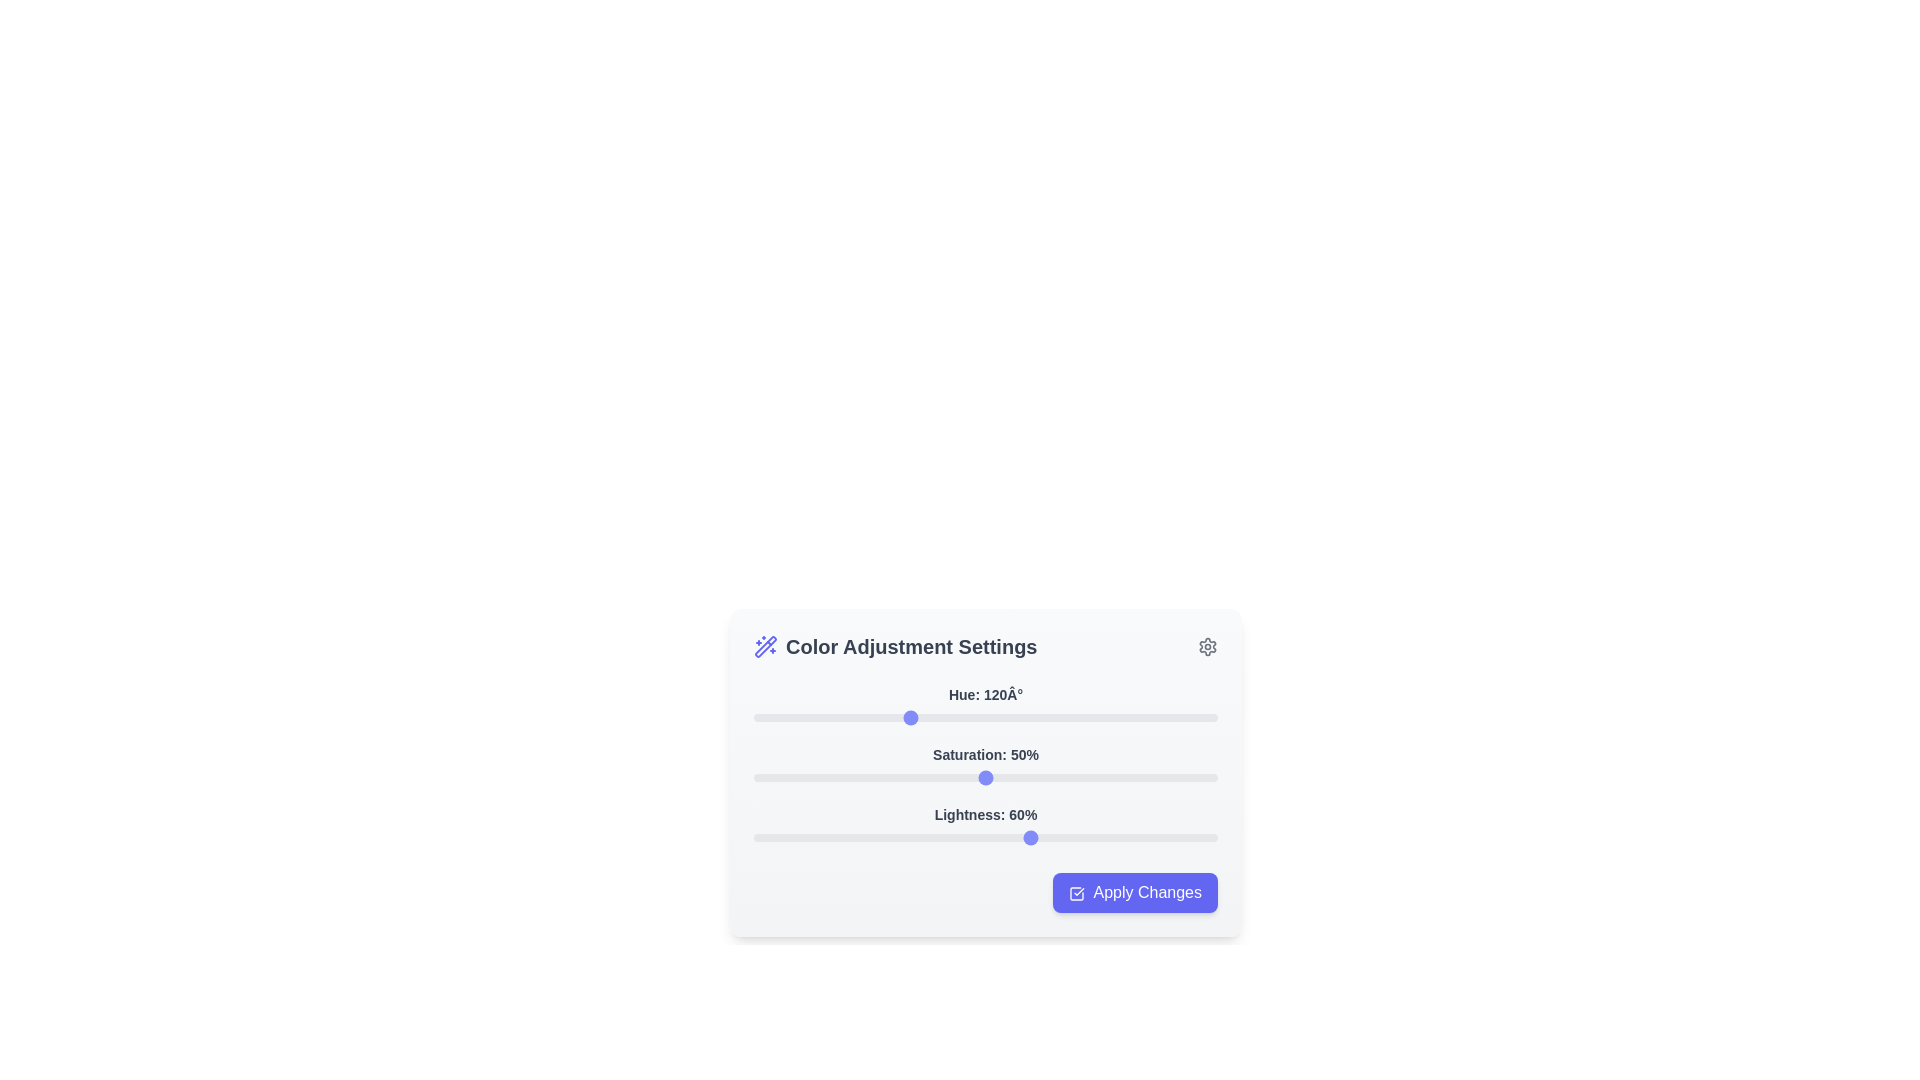 Image resolution: width=1920 pixels, height=1080 pixels. What do you see at coordinates (1004, 777) in the screenshot?
I see `the saturation` at bounding box center [1004, 777].